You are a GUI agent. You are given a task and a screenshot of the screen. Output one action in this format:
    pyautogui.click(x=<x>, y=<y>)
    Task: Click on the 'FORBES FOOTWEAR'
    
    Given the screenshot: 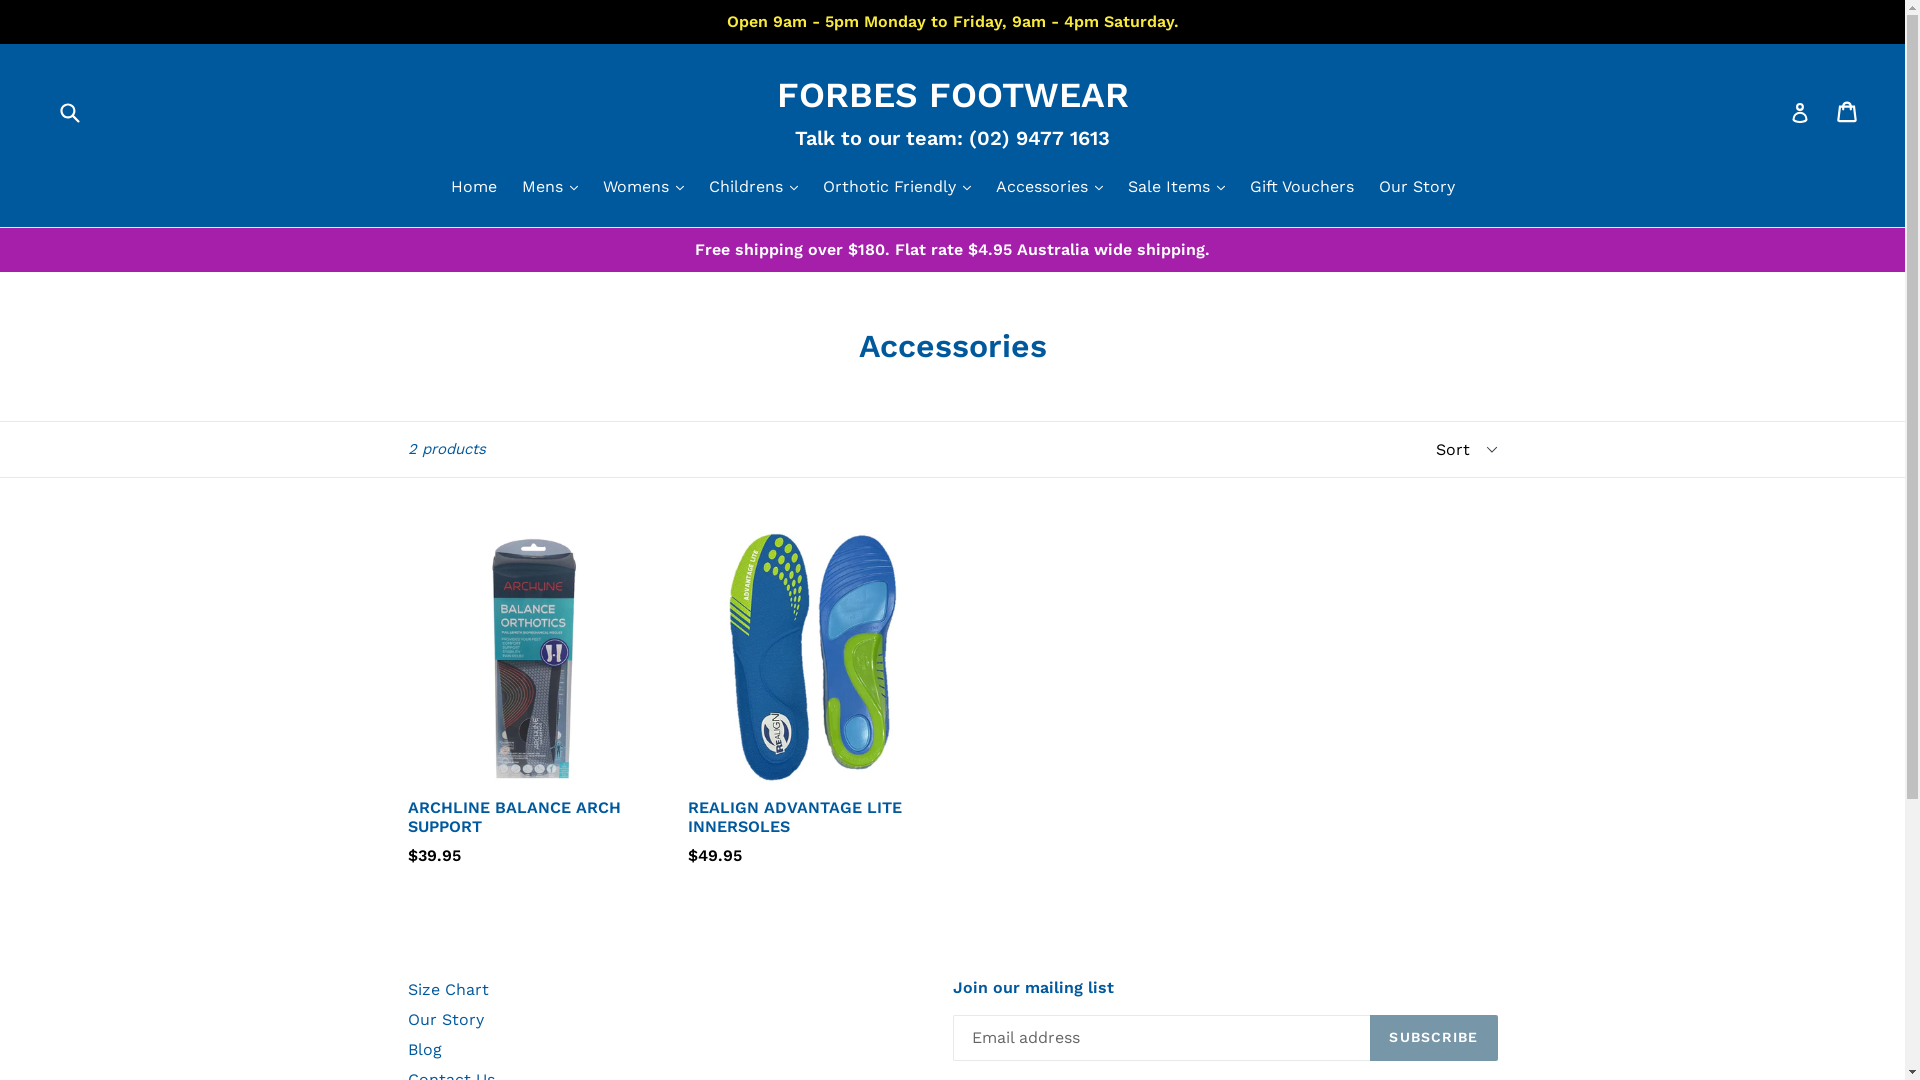 What is the action you would take?
    pyautogui.click(x=950, y=95)
    